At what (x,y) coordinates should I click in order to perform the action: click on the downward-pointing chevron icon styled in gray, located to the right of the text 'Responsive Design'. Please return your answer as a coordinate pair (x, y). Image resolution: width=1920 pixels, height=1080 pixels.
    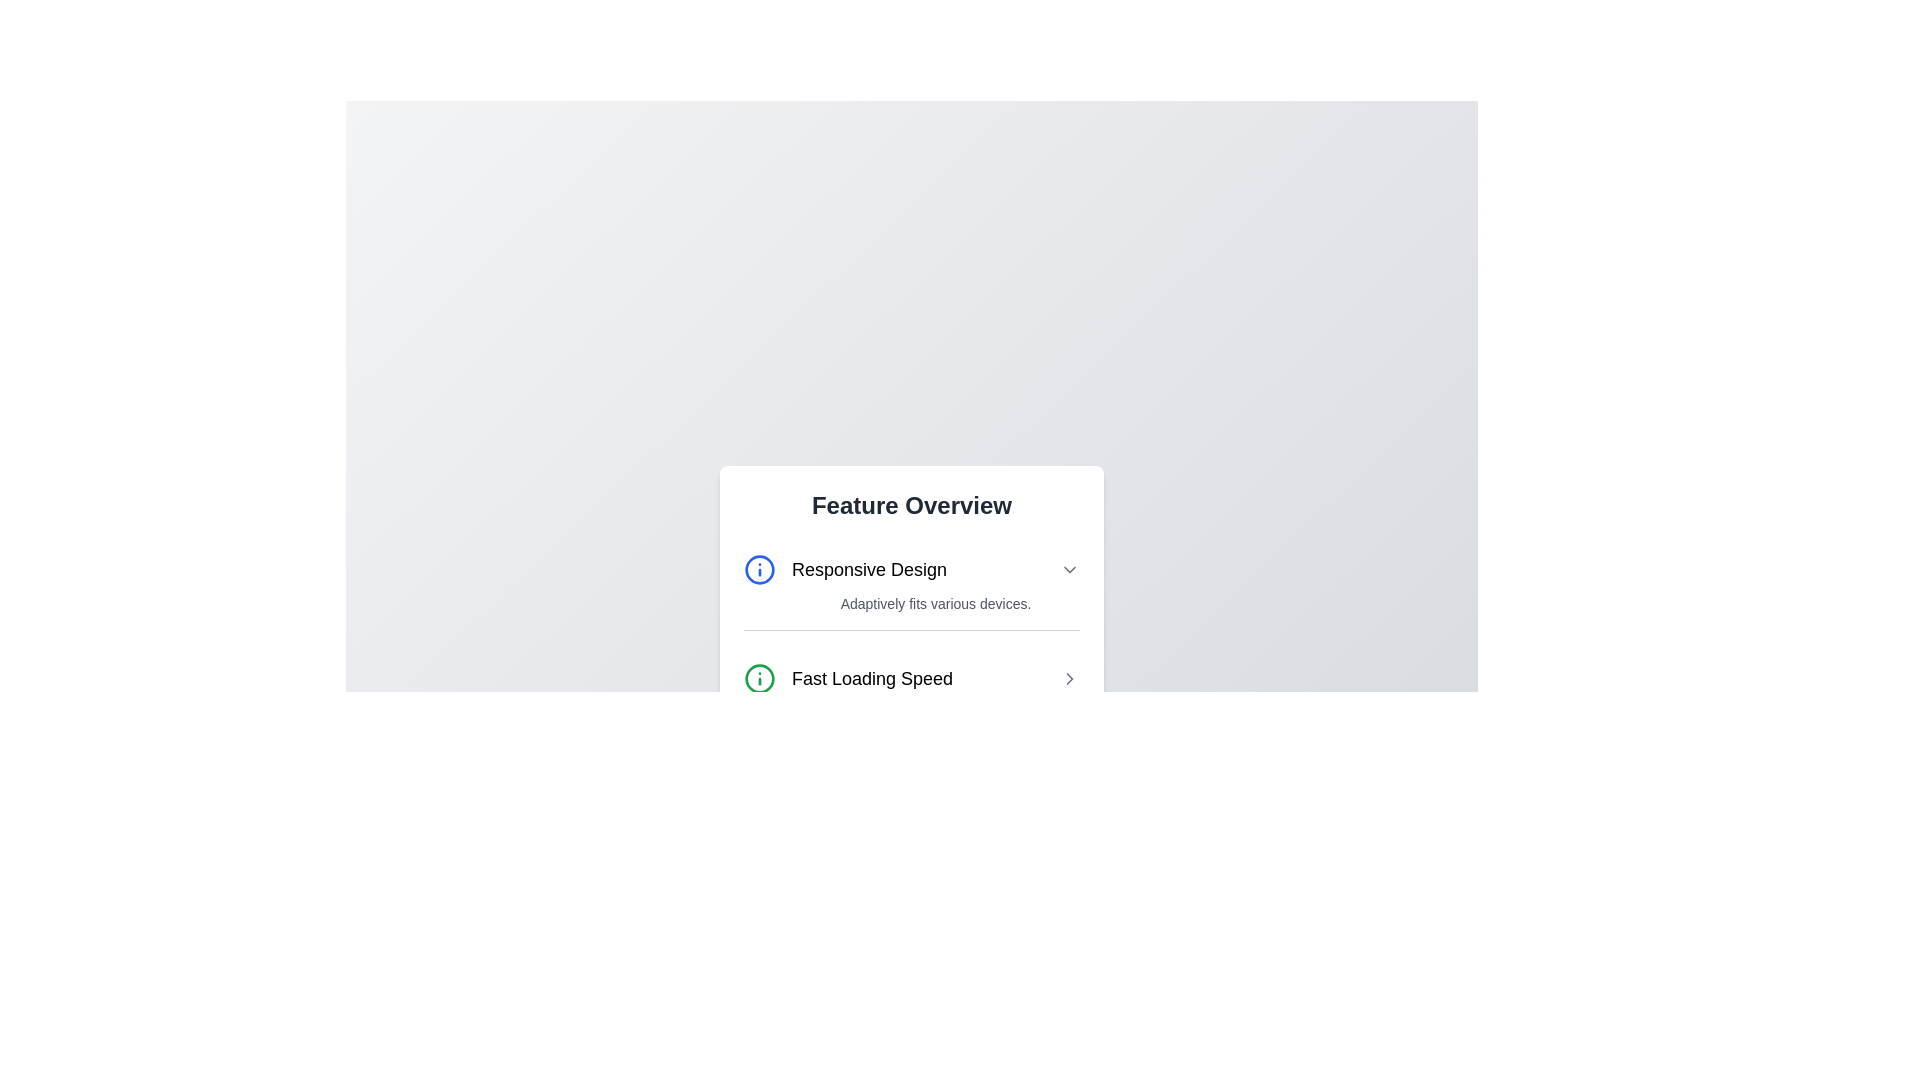
    Looking at the image, I should click on (1069, 569).